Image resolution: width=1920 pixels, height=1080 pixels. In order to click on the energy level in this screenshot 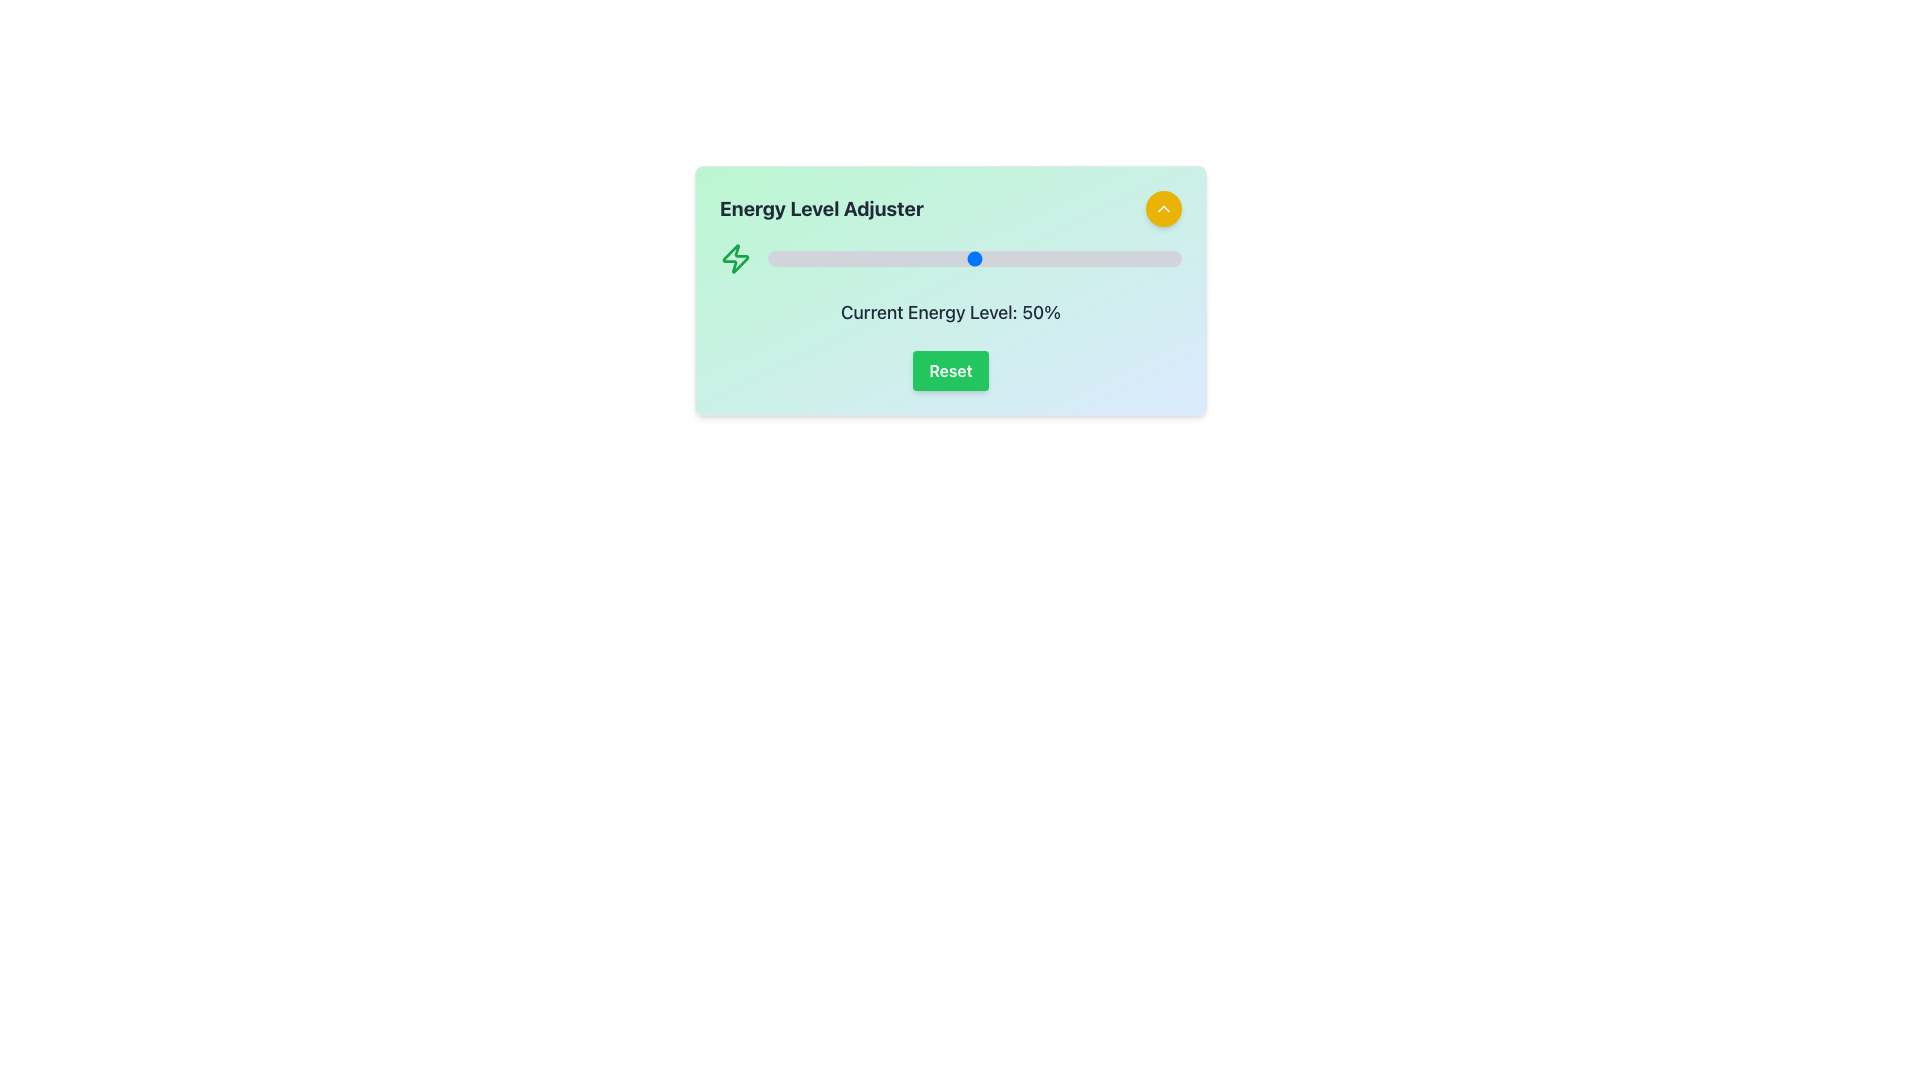, I will do `click(1177, 257)`.